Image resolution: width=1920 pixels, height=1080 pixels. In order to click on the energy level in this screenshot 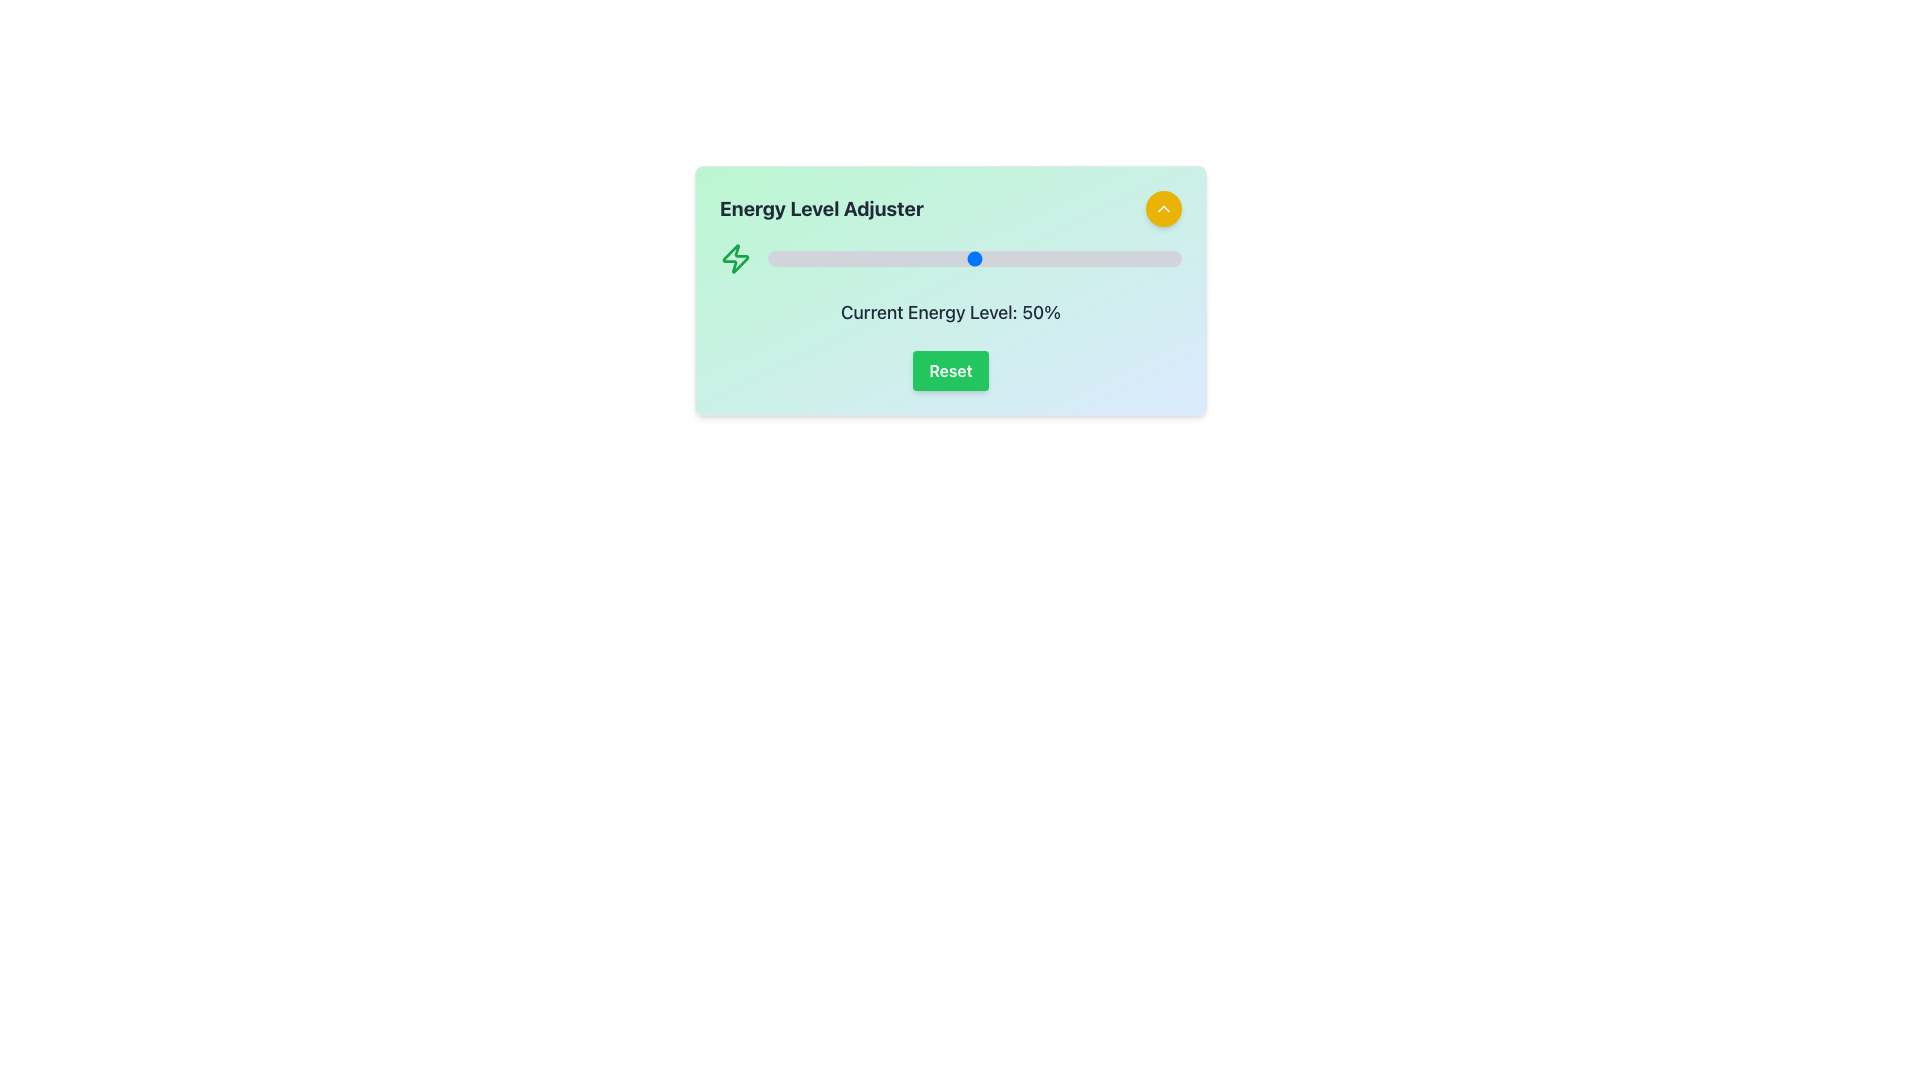, I will do `click(1177, 257)`.